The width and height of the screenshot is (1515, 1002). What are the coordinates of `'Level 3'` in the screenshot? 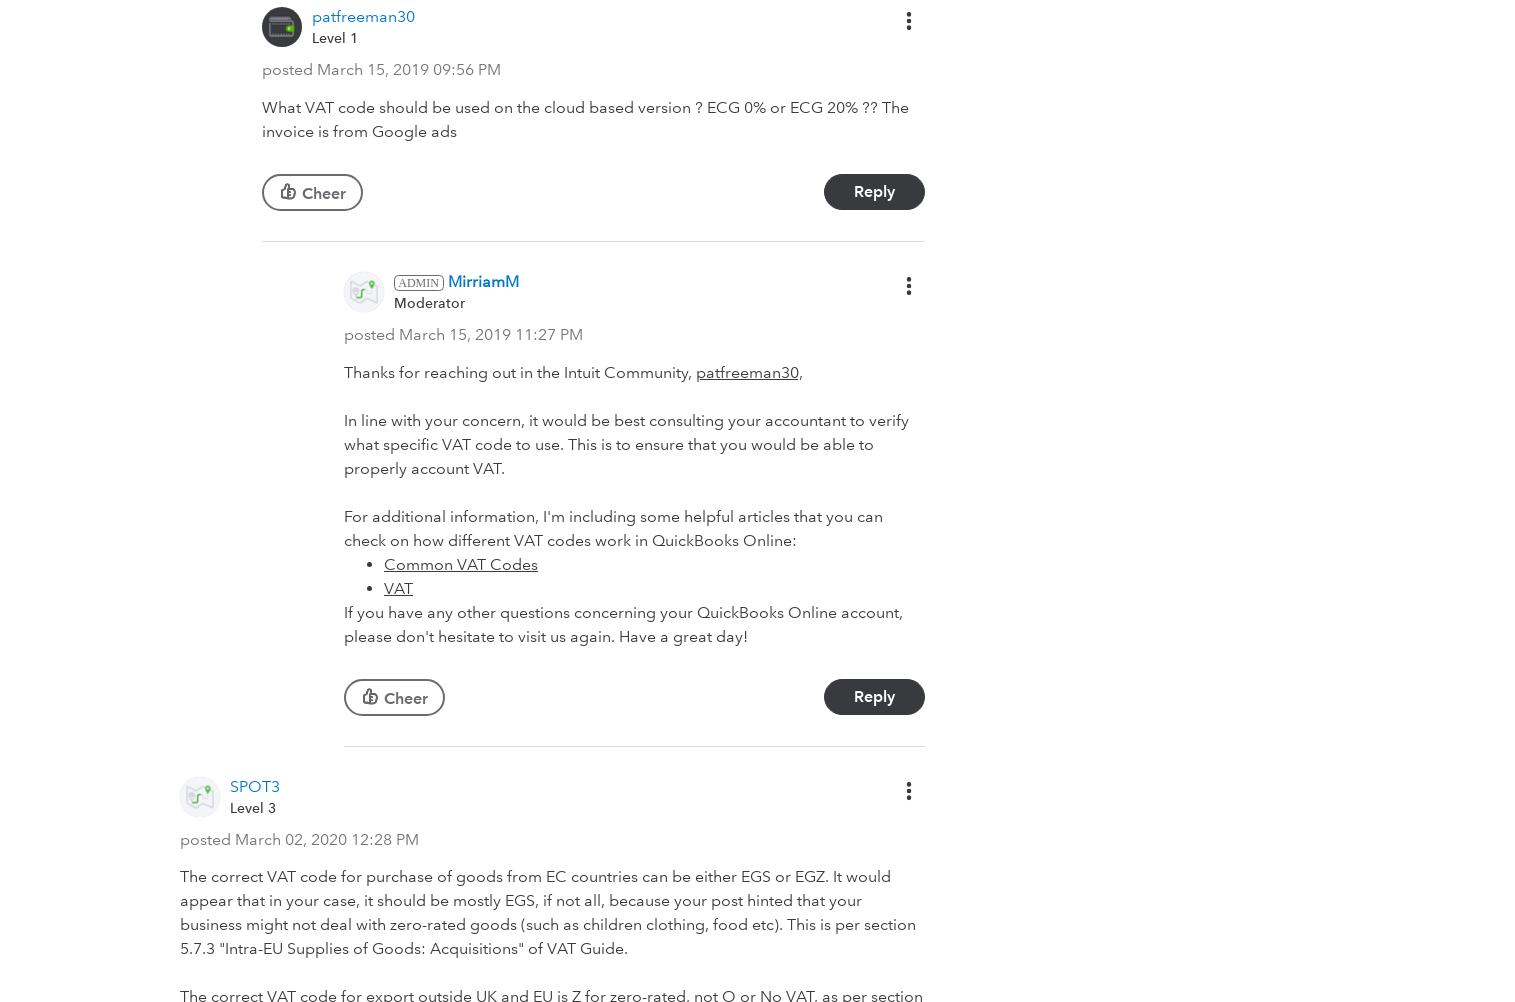 It's located at (228, 806).